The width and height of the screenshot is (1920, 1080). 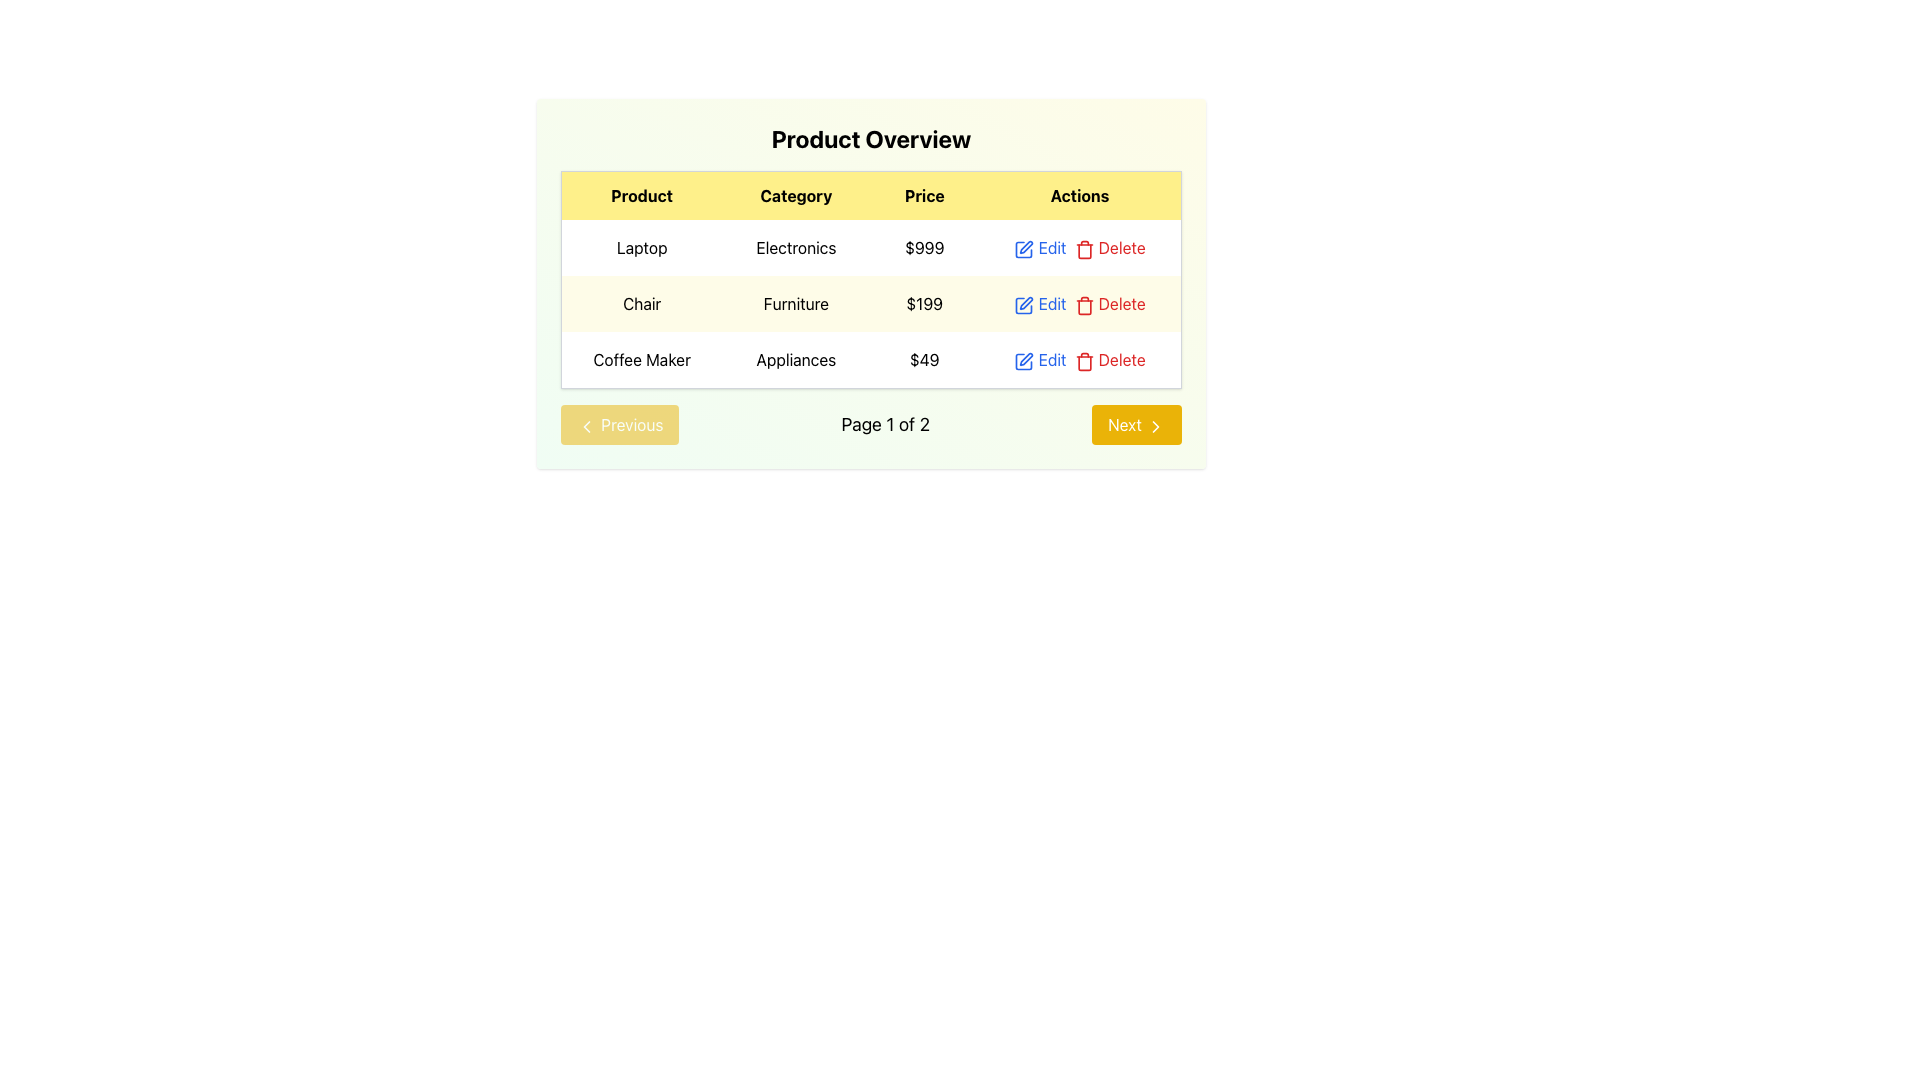 What do you see at coordinates (1023, 304) in the screenshot?
I see `the blue pen icon in the 'Actions' column of the second row under the 'Chair' product entry to initiate edit` at bounding box center [1023, 304].